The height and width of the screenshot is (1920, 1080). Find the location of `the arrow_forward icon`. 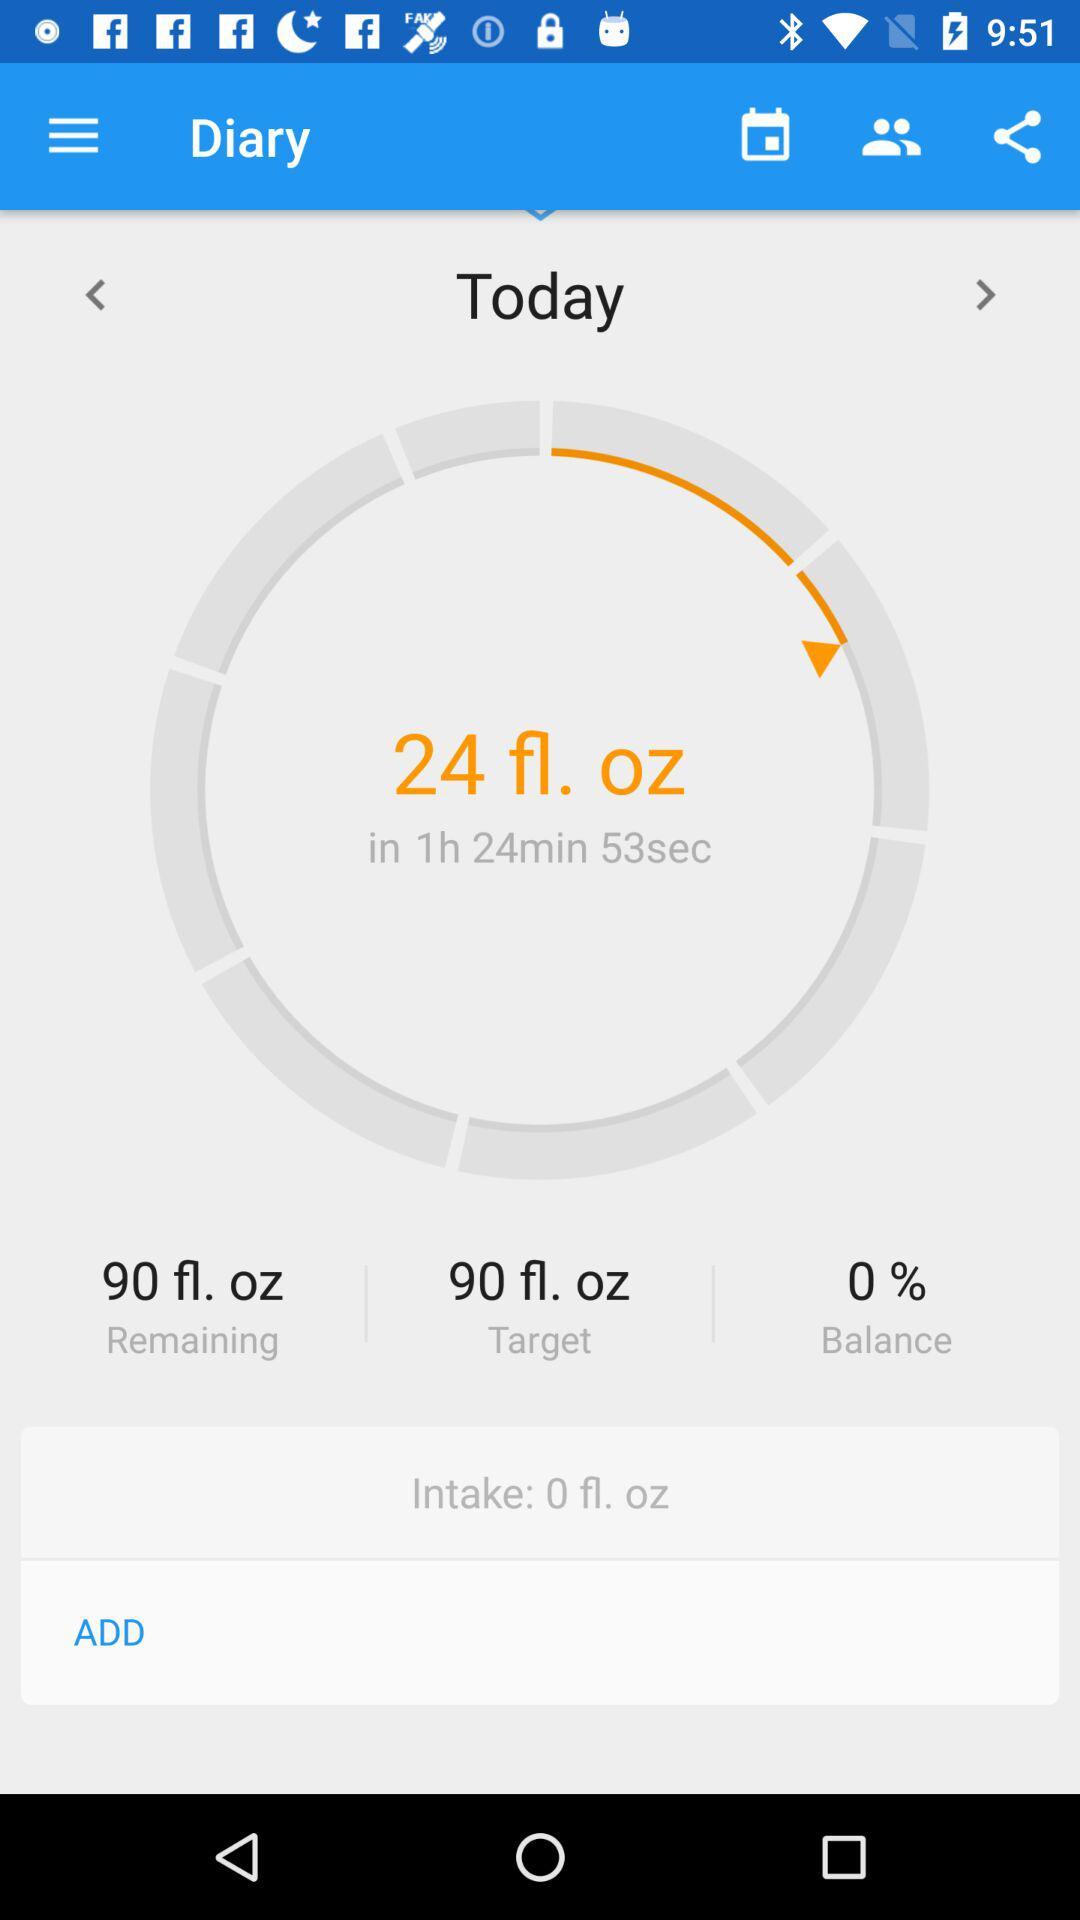

the arrow_forward icon is located at coordinates (984, 292).